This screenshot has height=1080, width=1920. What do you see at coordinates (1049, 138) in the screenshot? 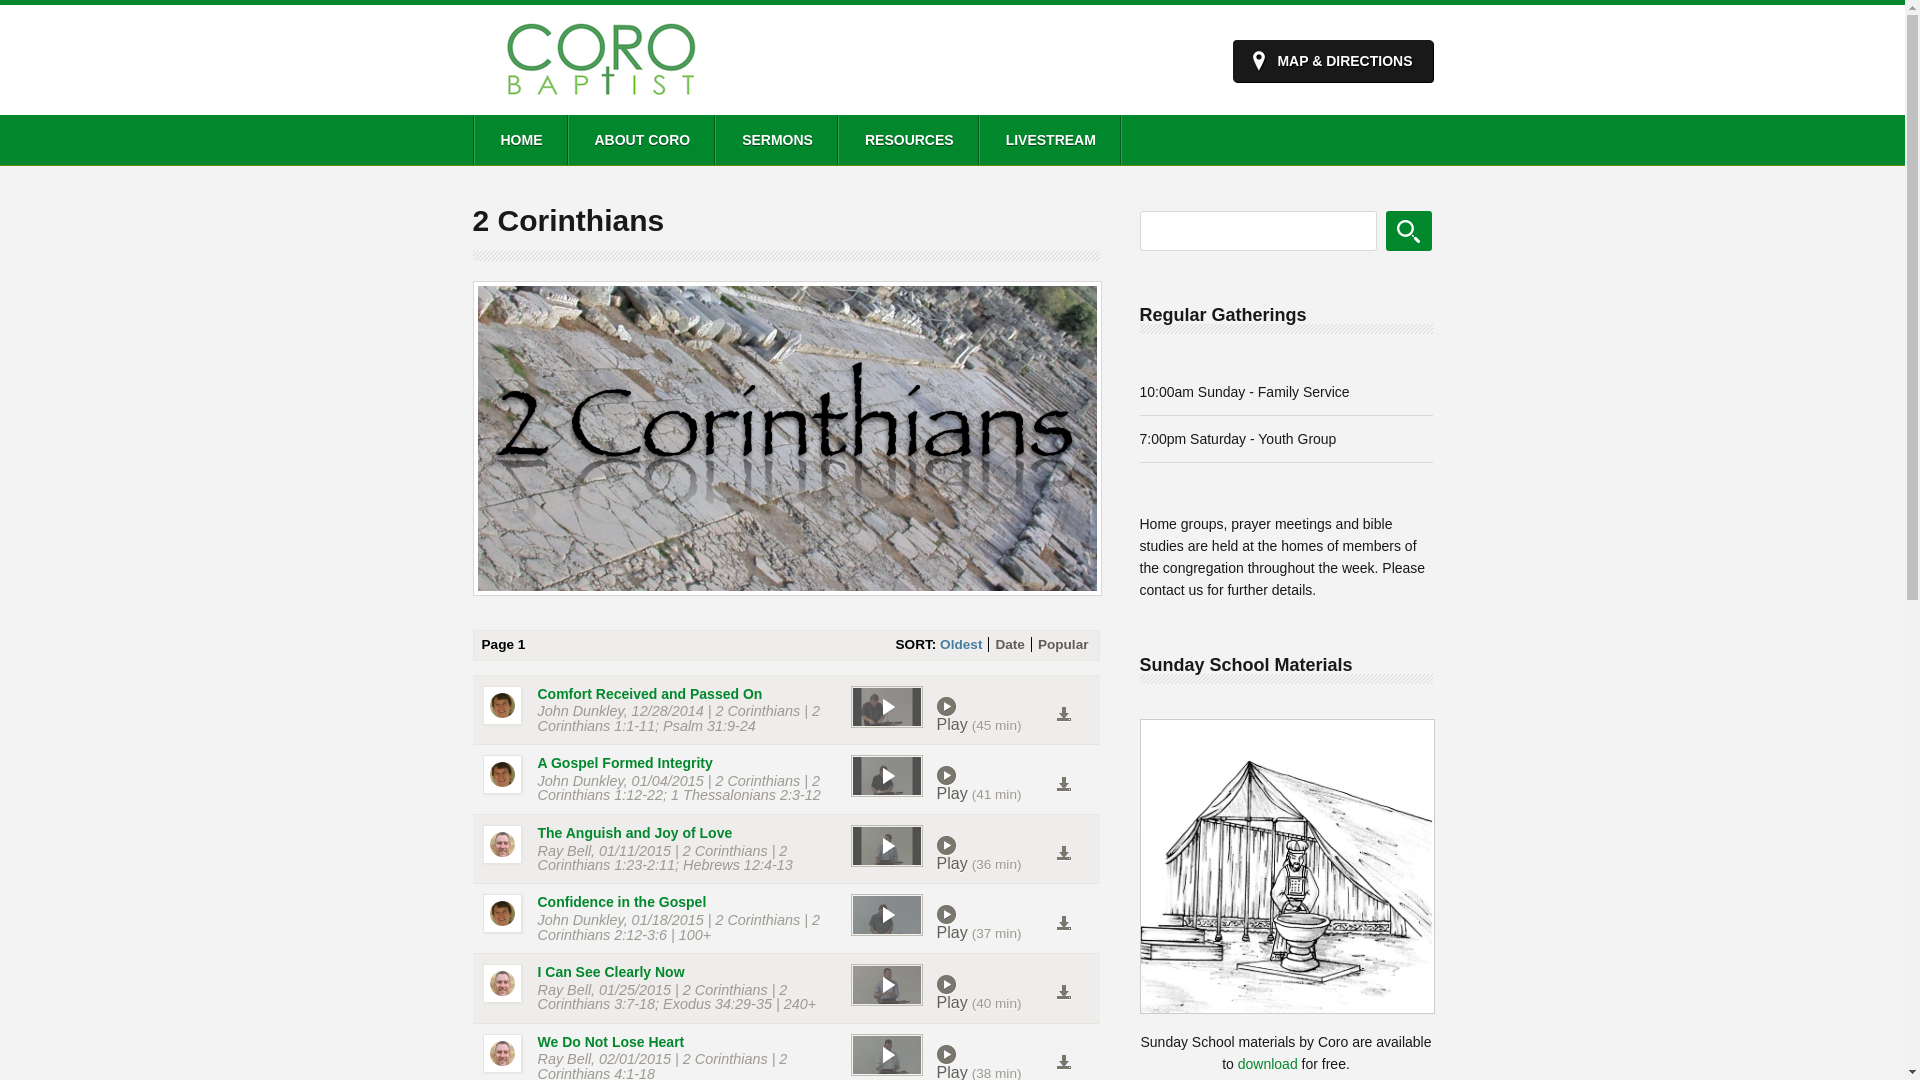
I see `'LIVESTREAM'` at bounding box center [1049, 138].